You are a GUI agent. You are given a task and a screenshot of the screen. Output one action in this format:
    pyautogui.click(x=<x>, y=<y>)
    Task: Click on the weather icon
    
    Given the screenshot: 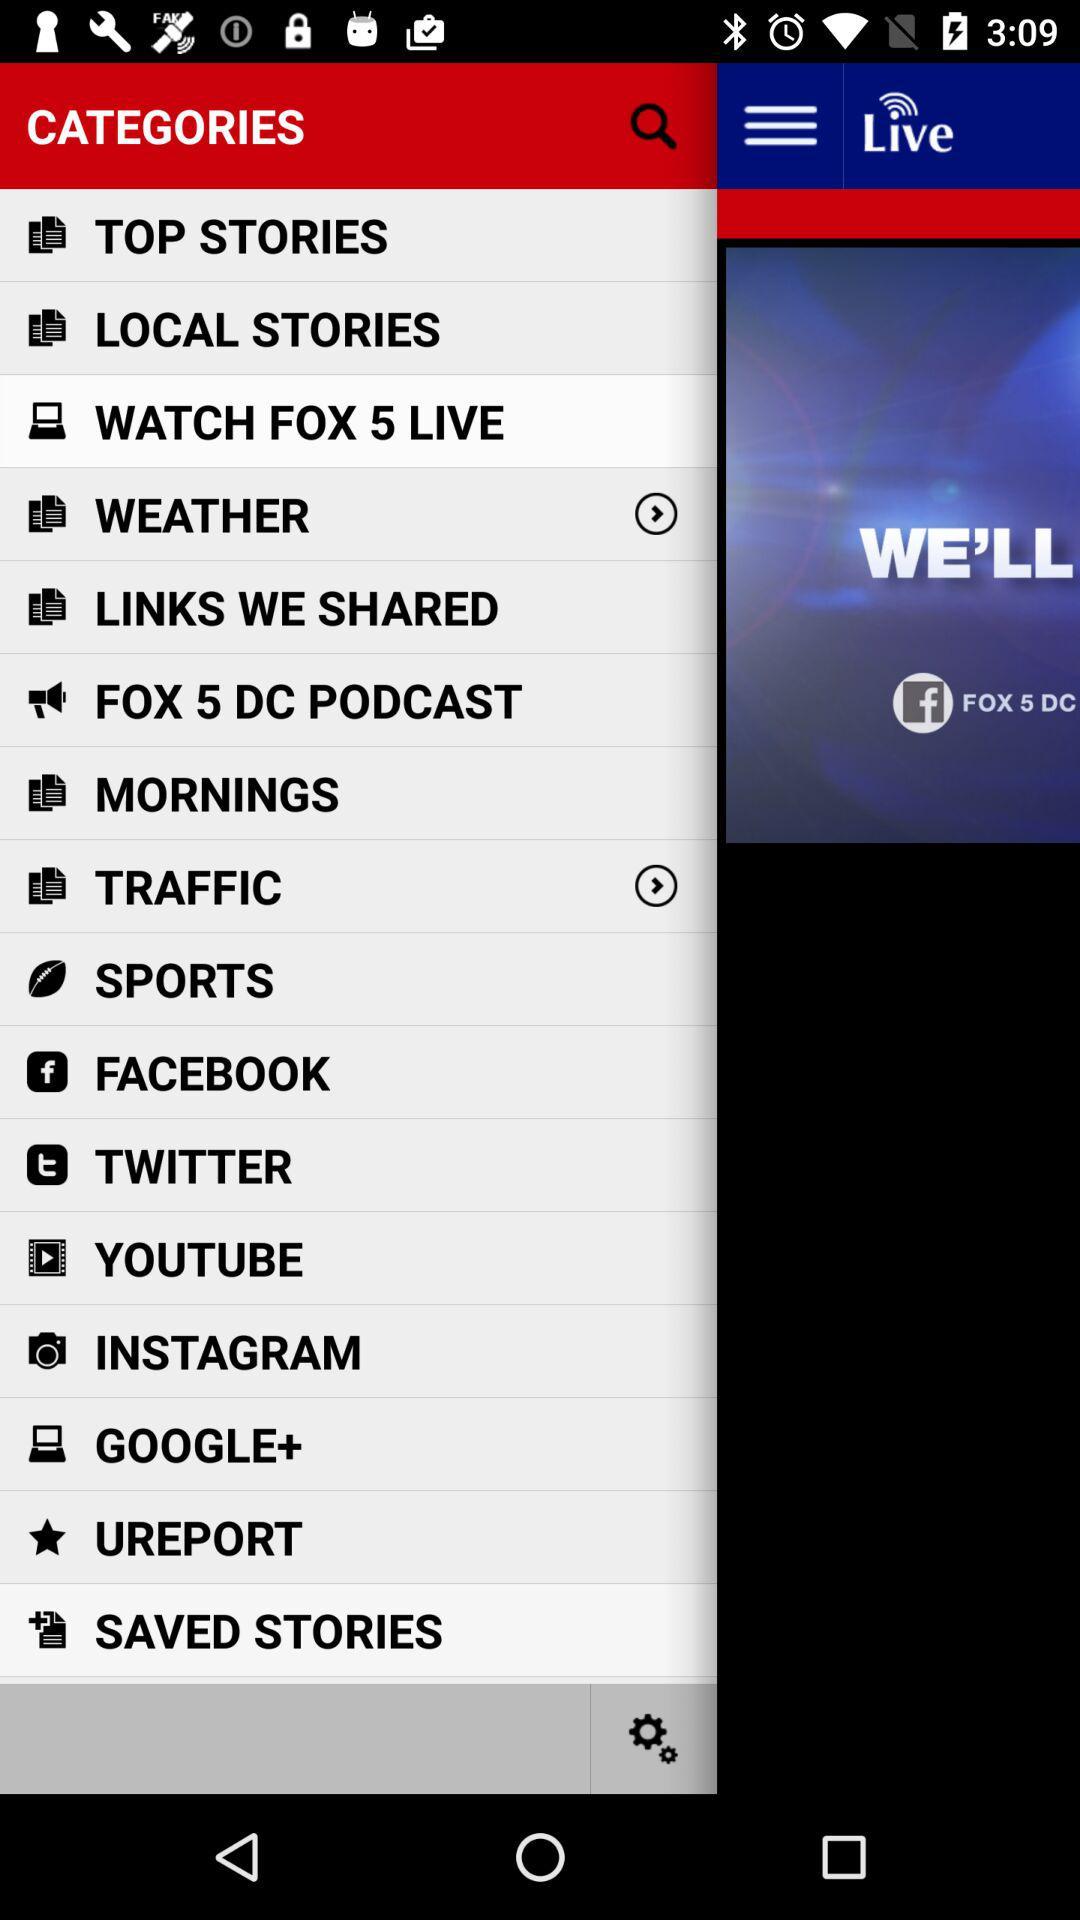 What is the action you would take?
    pyautogui.click(x=202, y=514)
    